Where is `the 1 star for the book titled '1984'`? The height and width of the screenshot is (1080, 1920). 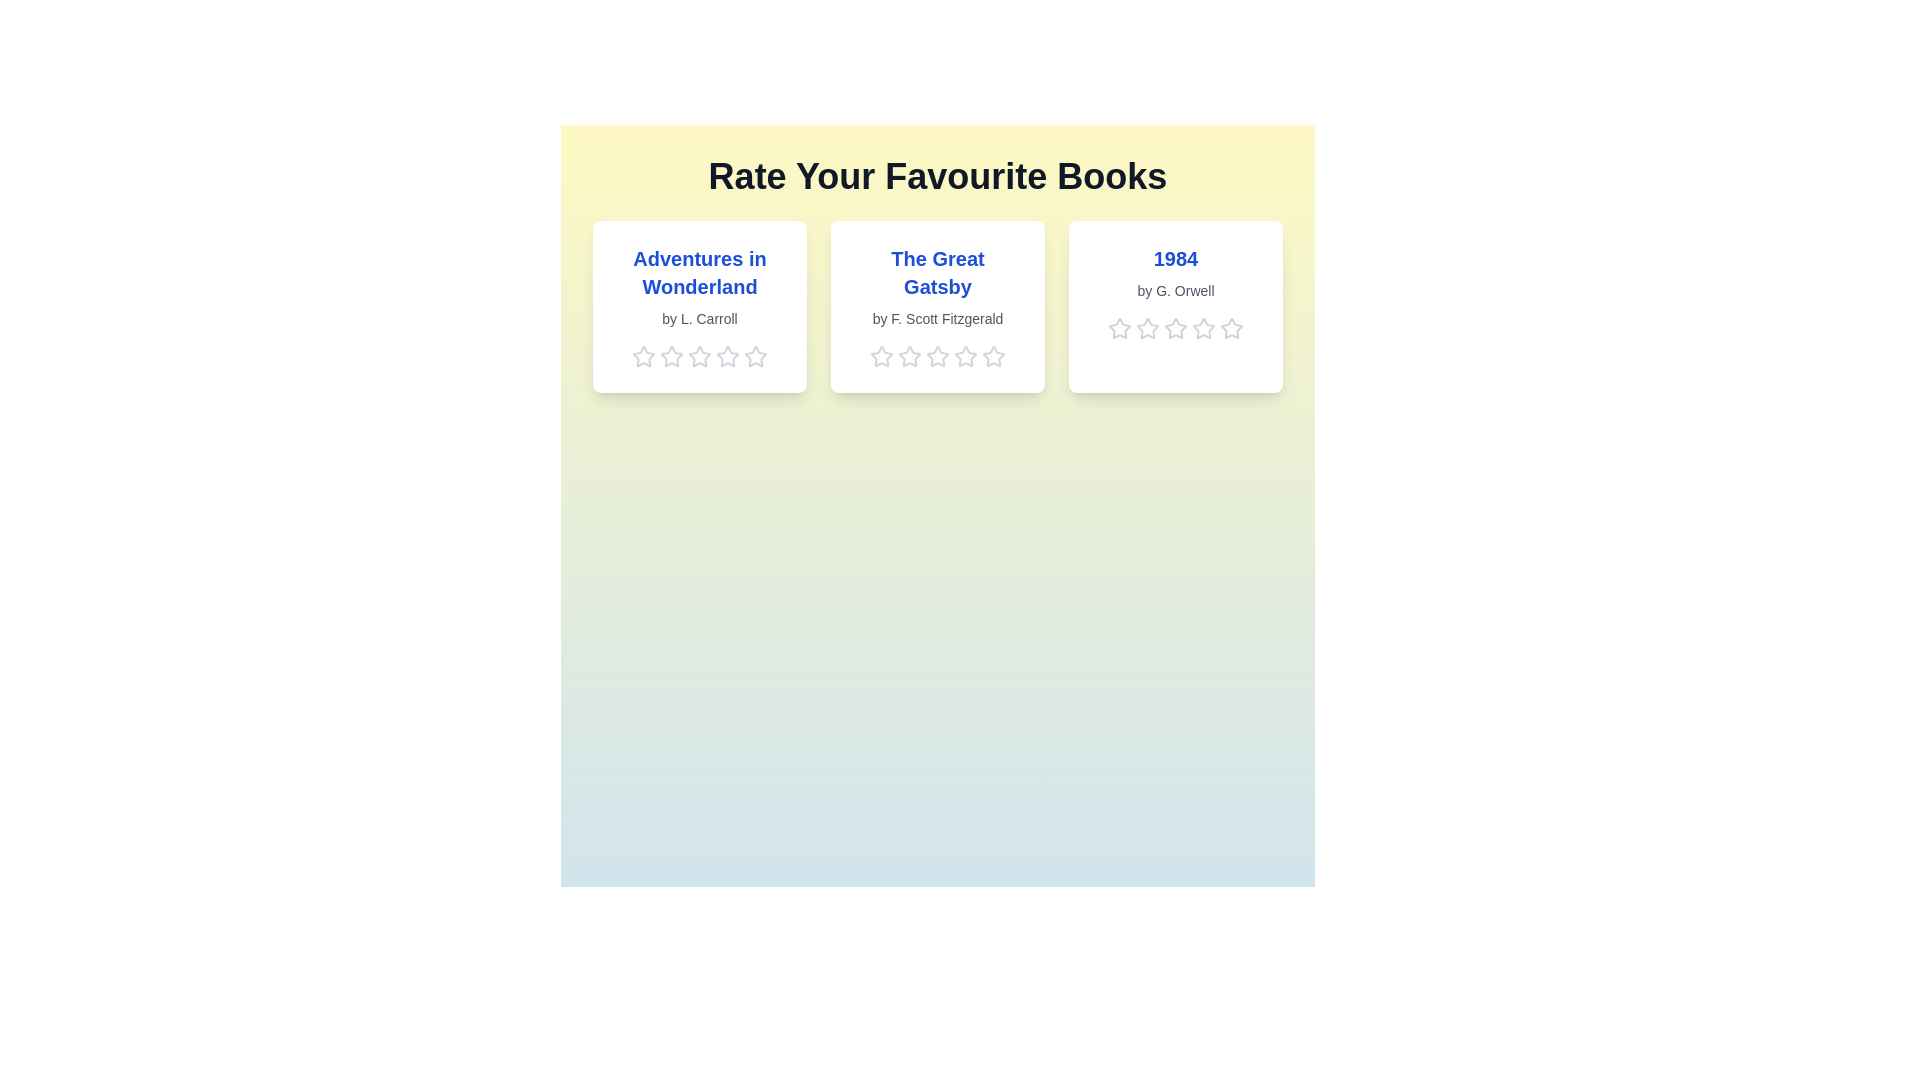
the 1 star for the book titled '1984' is located at coordinates (1118, 327).